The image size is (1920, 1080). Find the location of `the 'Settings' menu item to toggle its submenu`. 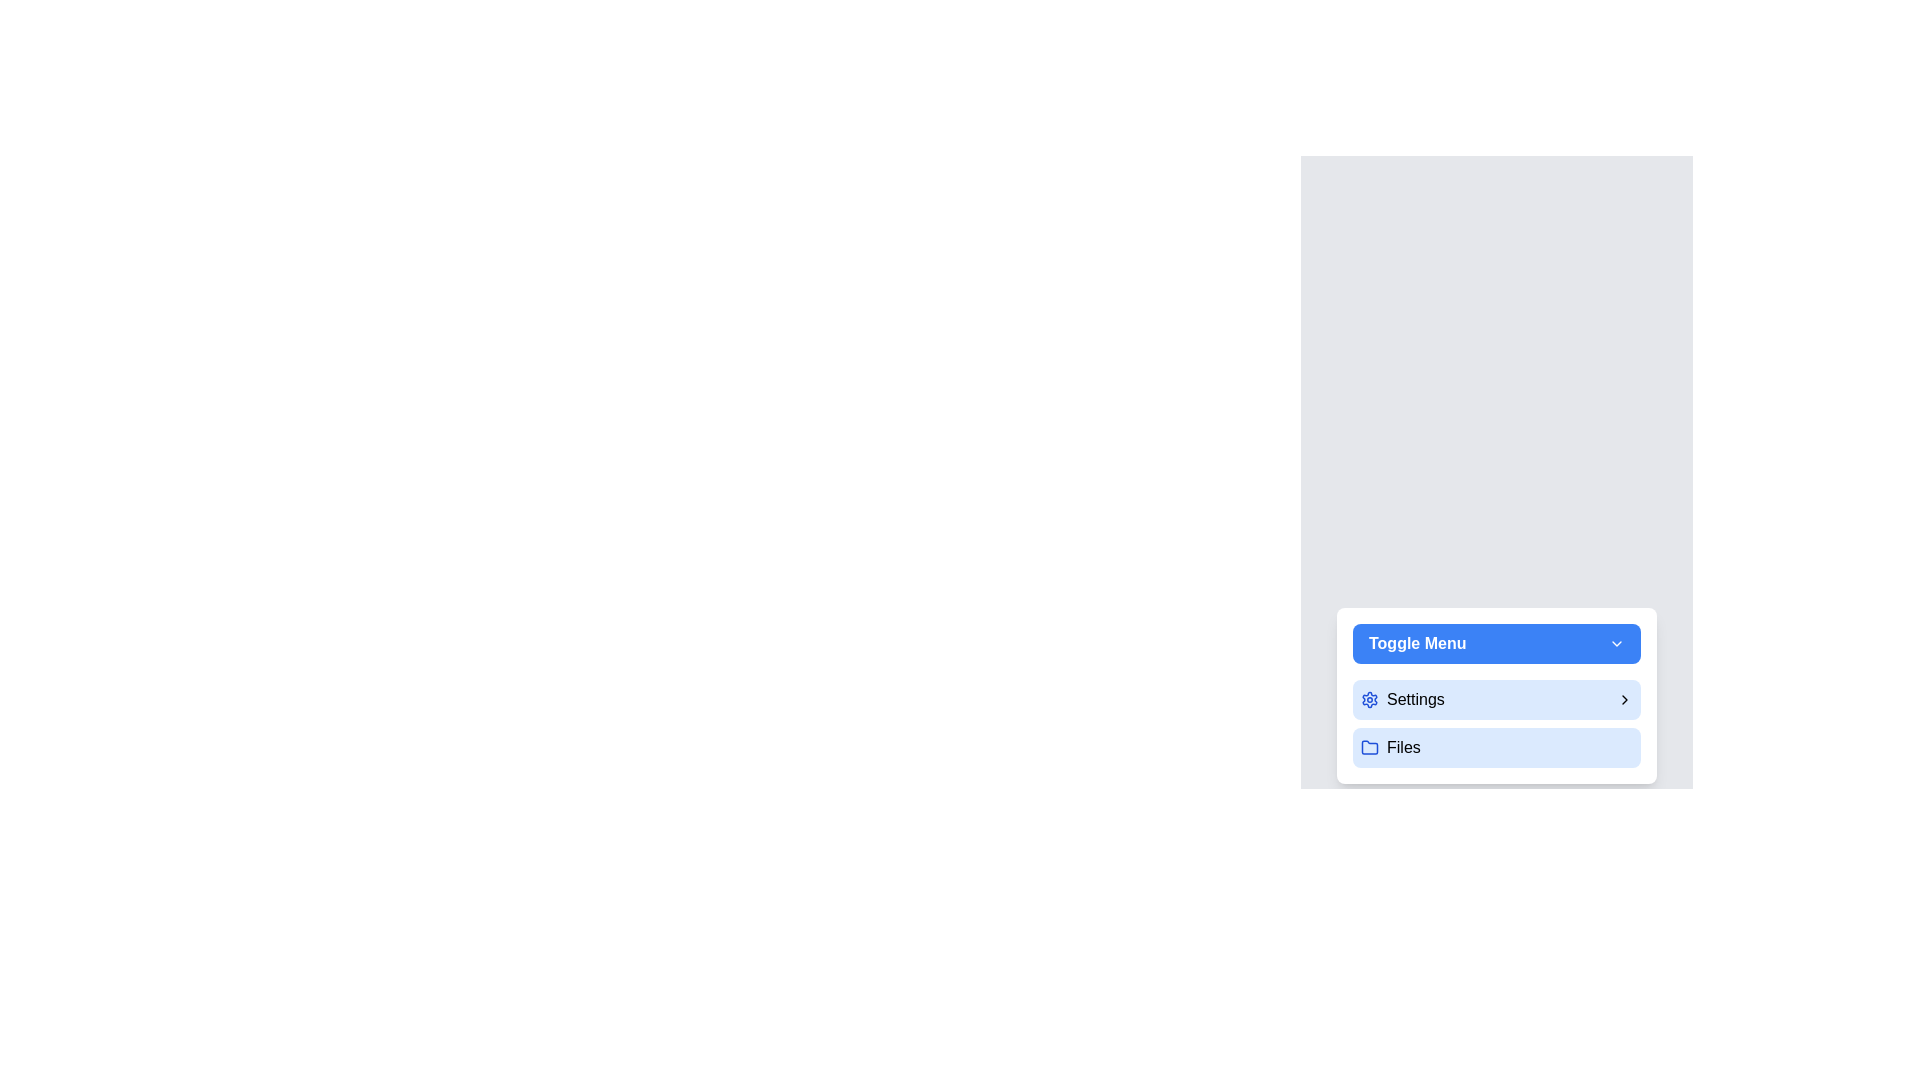

the 'Settings' menu item to toggle its submenu is located at coordinates (1497, 698).